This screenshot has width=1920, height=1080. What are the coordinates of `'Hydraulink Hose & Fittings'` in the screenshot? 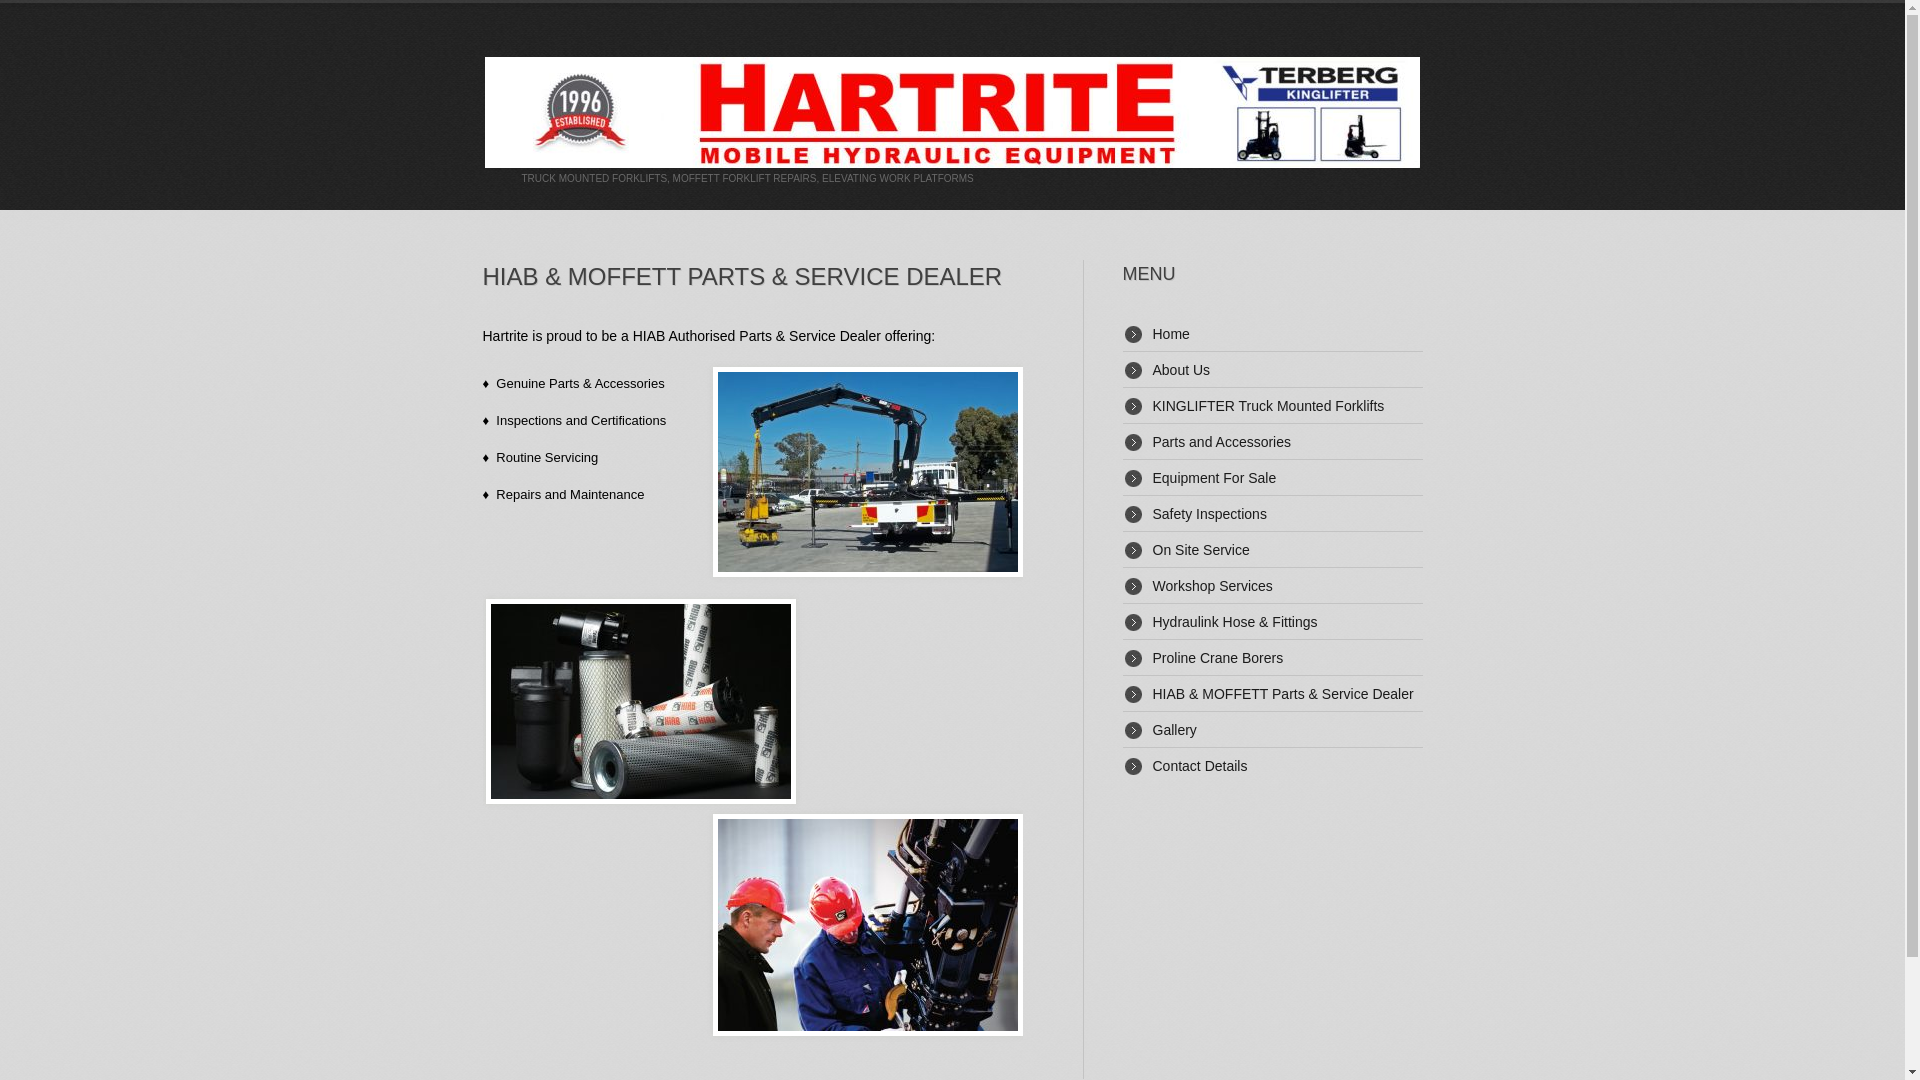 It's located at (1233, 620).